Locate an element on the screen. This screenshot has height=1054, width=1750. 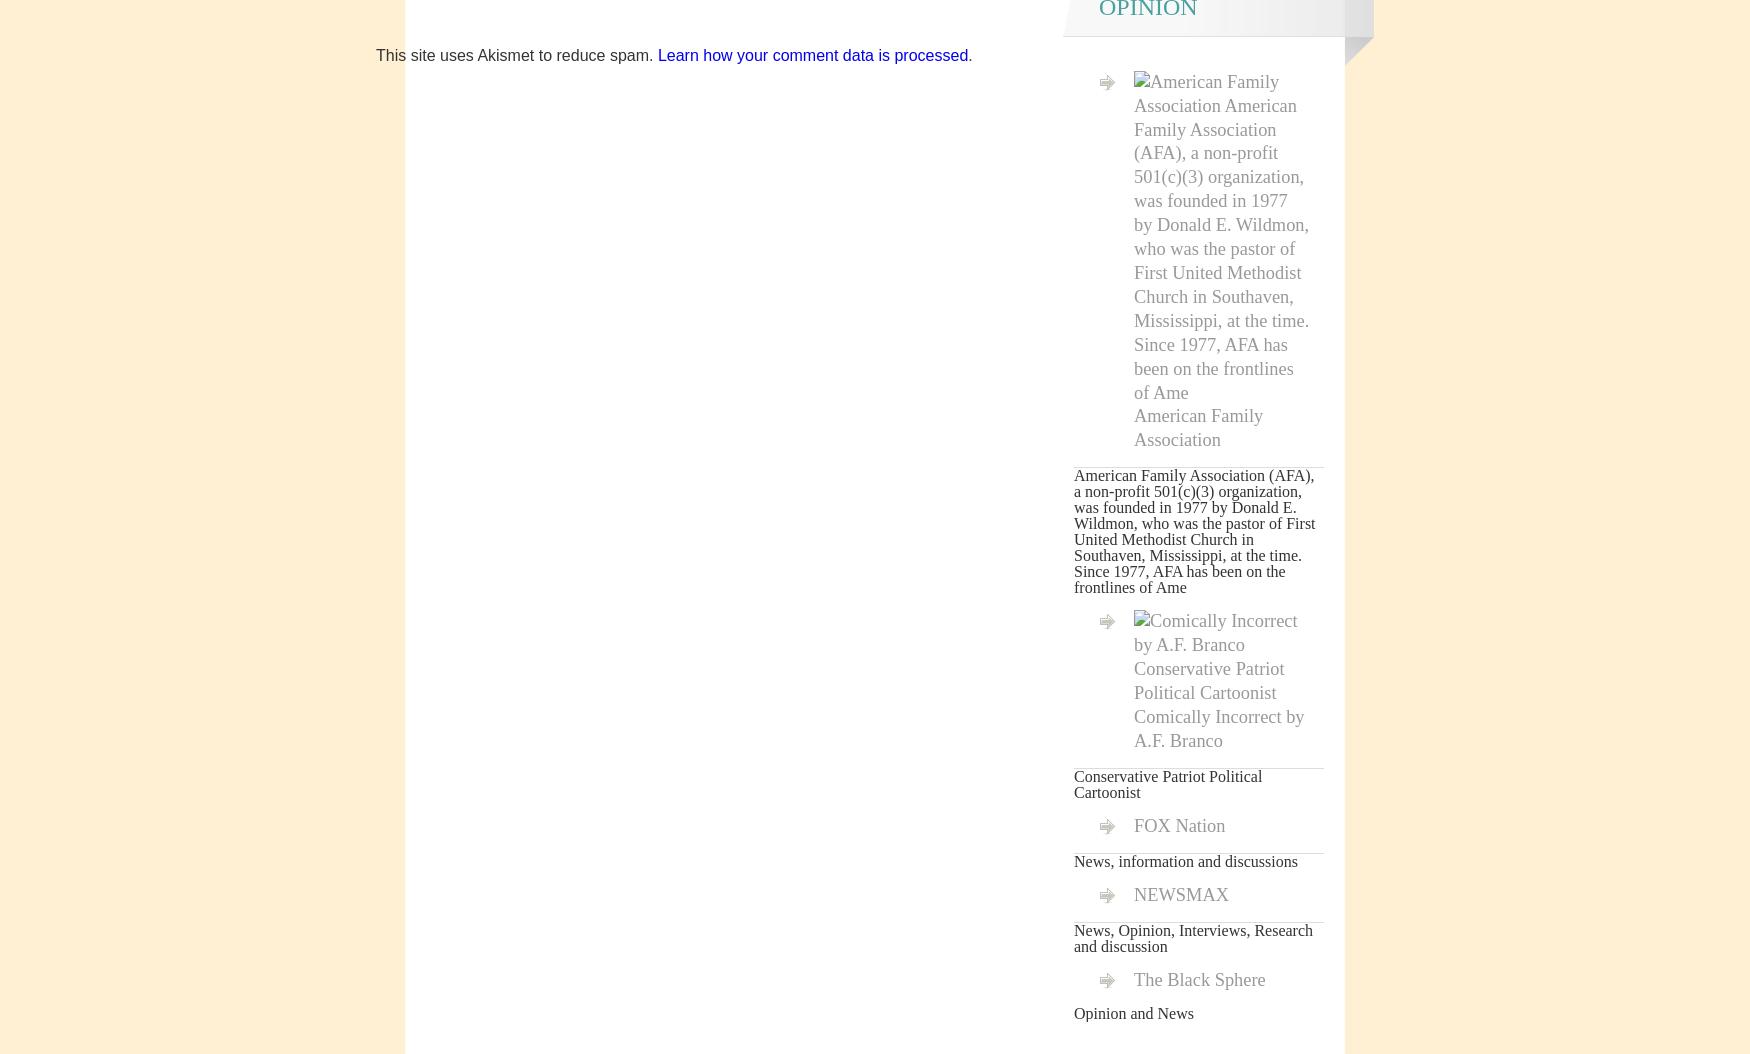
'Opinion and News' is located at coordinates (1132, 1012).